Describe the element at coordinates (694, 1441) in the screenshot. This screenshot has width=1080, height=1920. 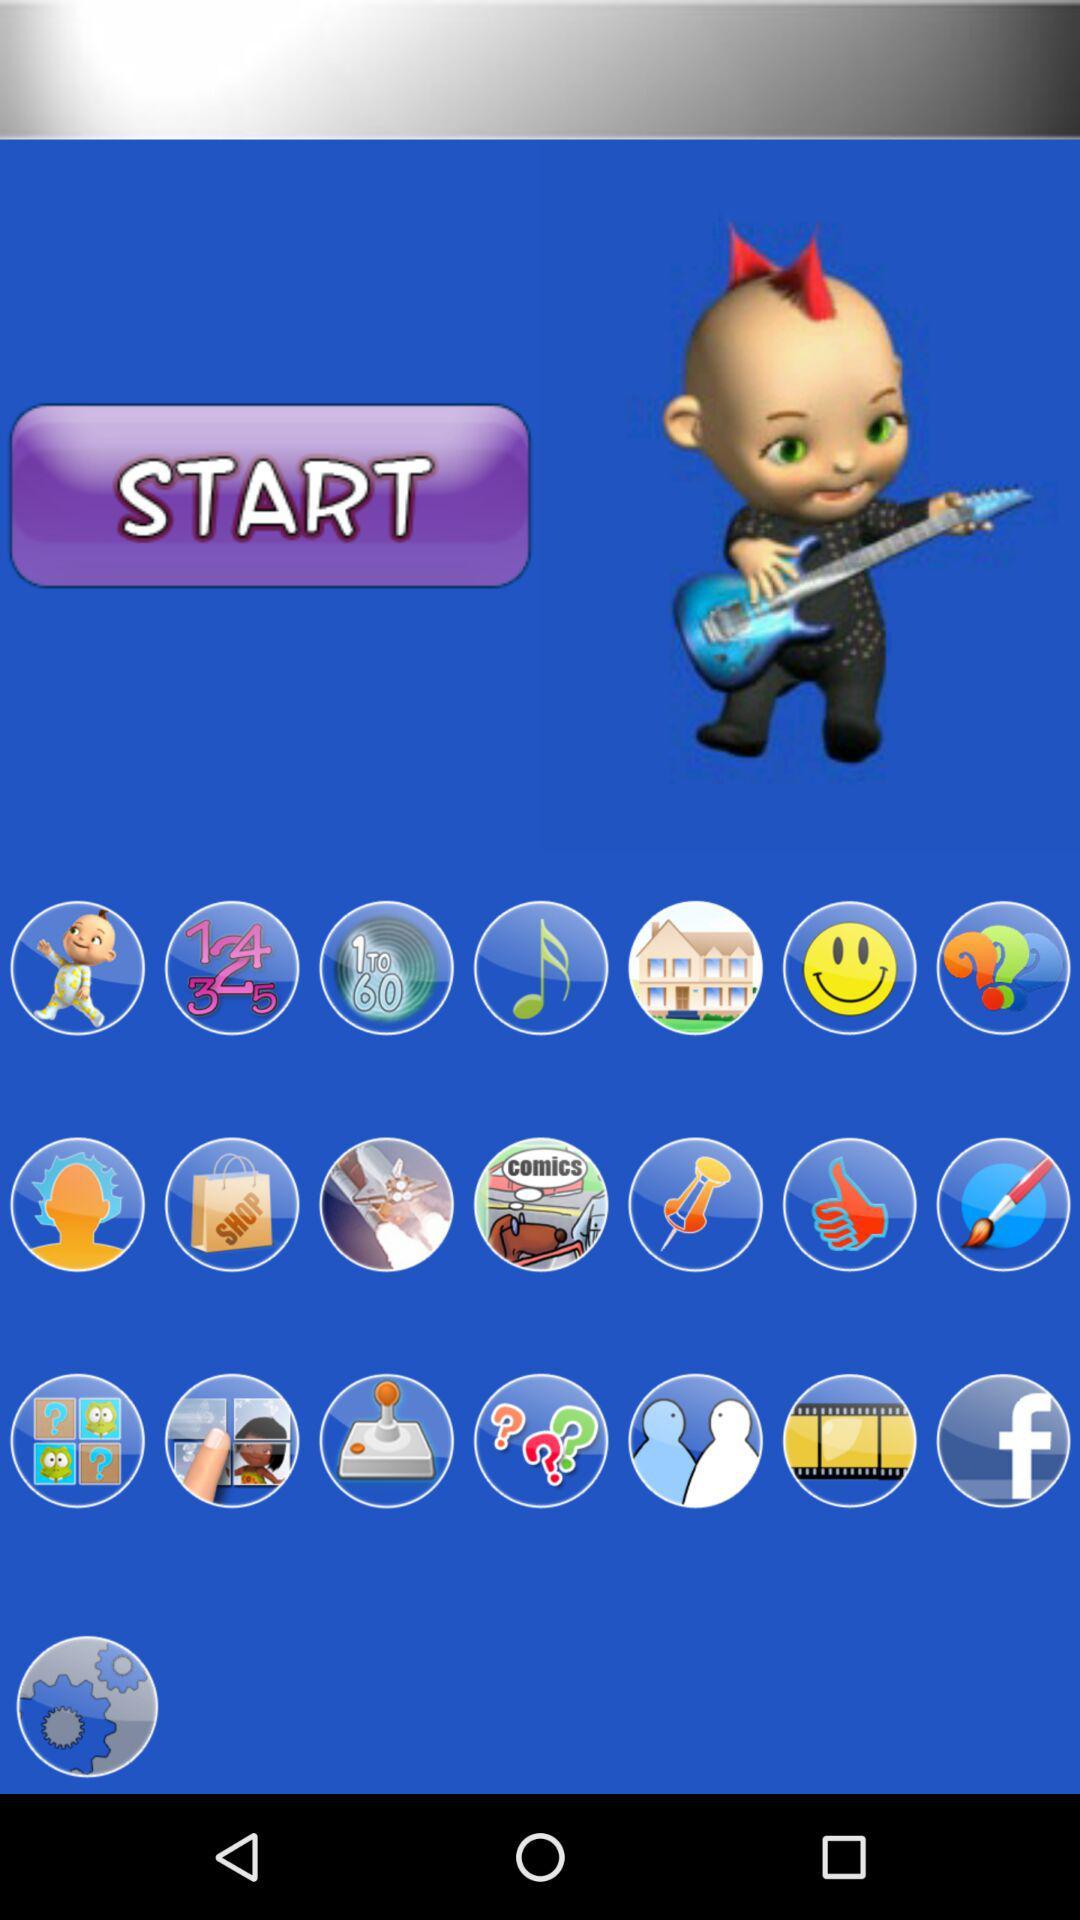
I see `choose profile` at that location.